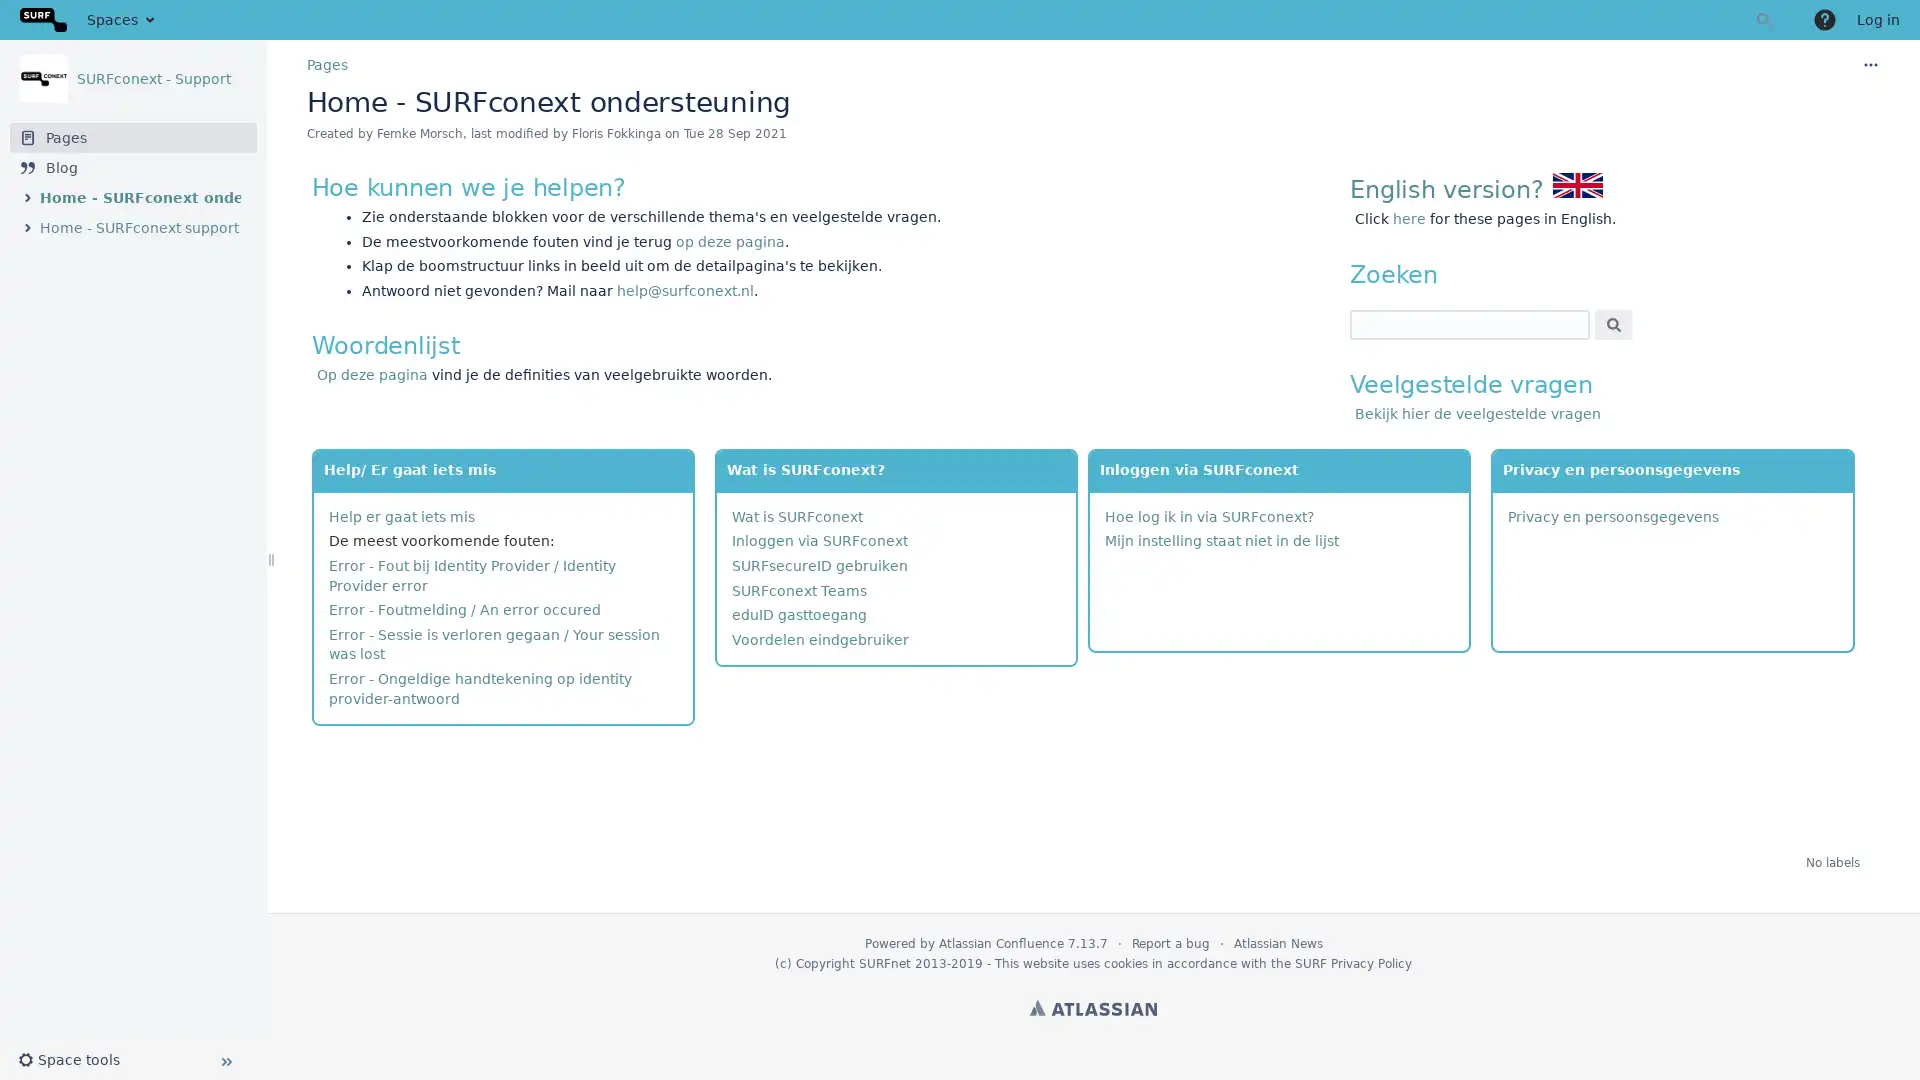 The height and width of the screenshot is (1080, 1920). Describe the element at coordinates (225, 1060) in the screenshot. I see `Collapse sidebar ( [ )` at that location.